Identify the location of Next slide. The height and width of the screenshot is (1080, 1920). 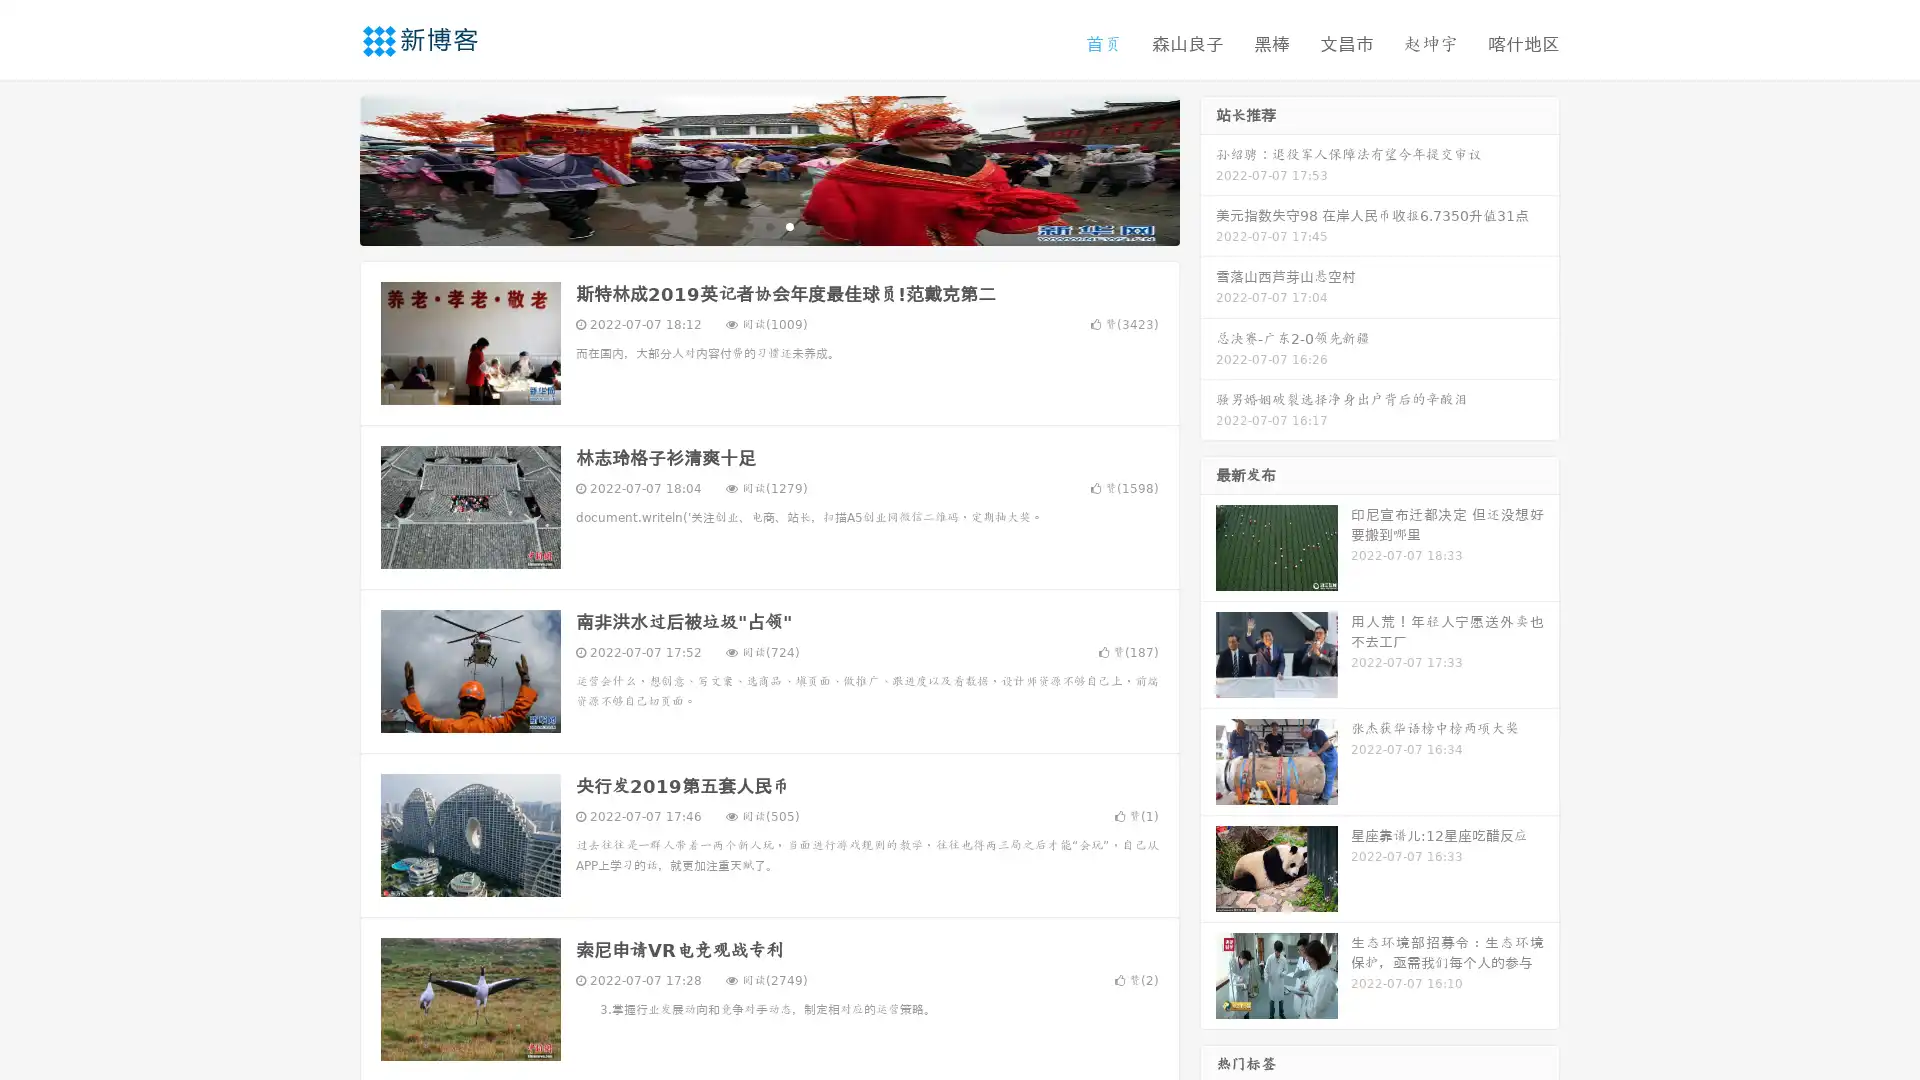
(1208, 168).